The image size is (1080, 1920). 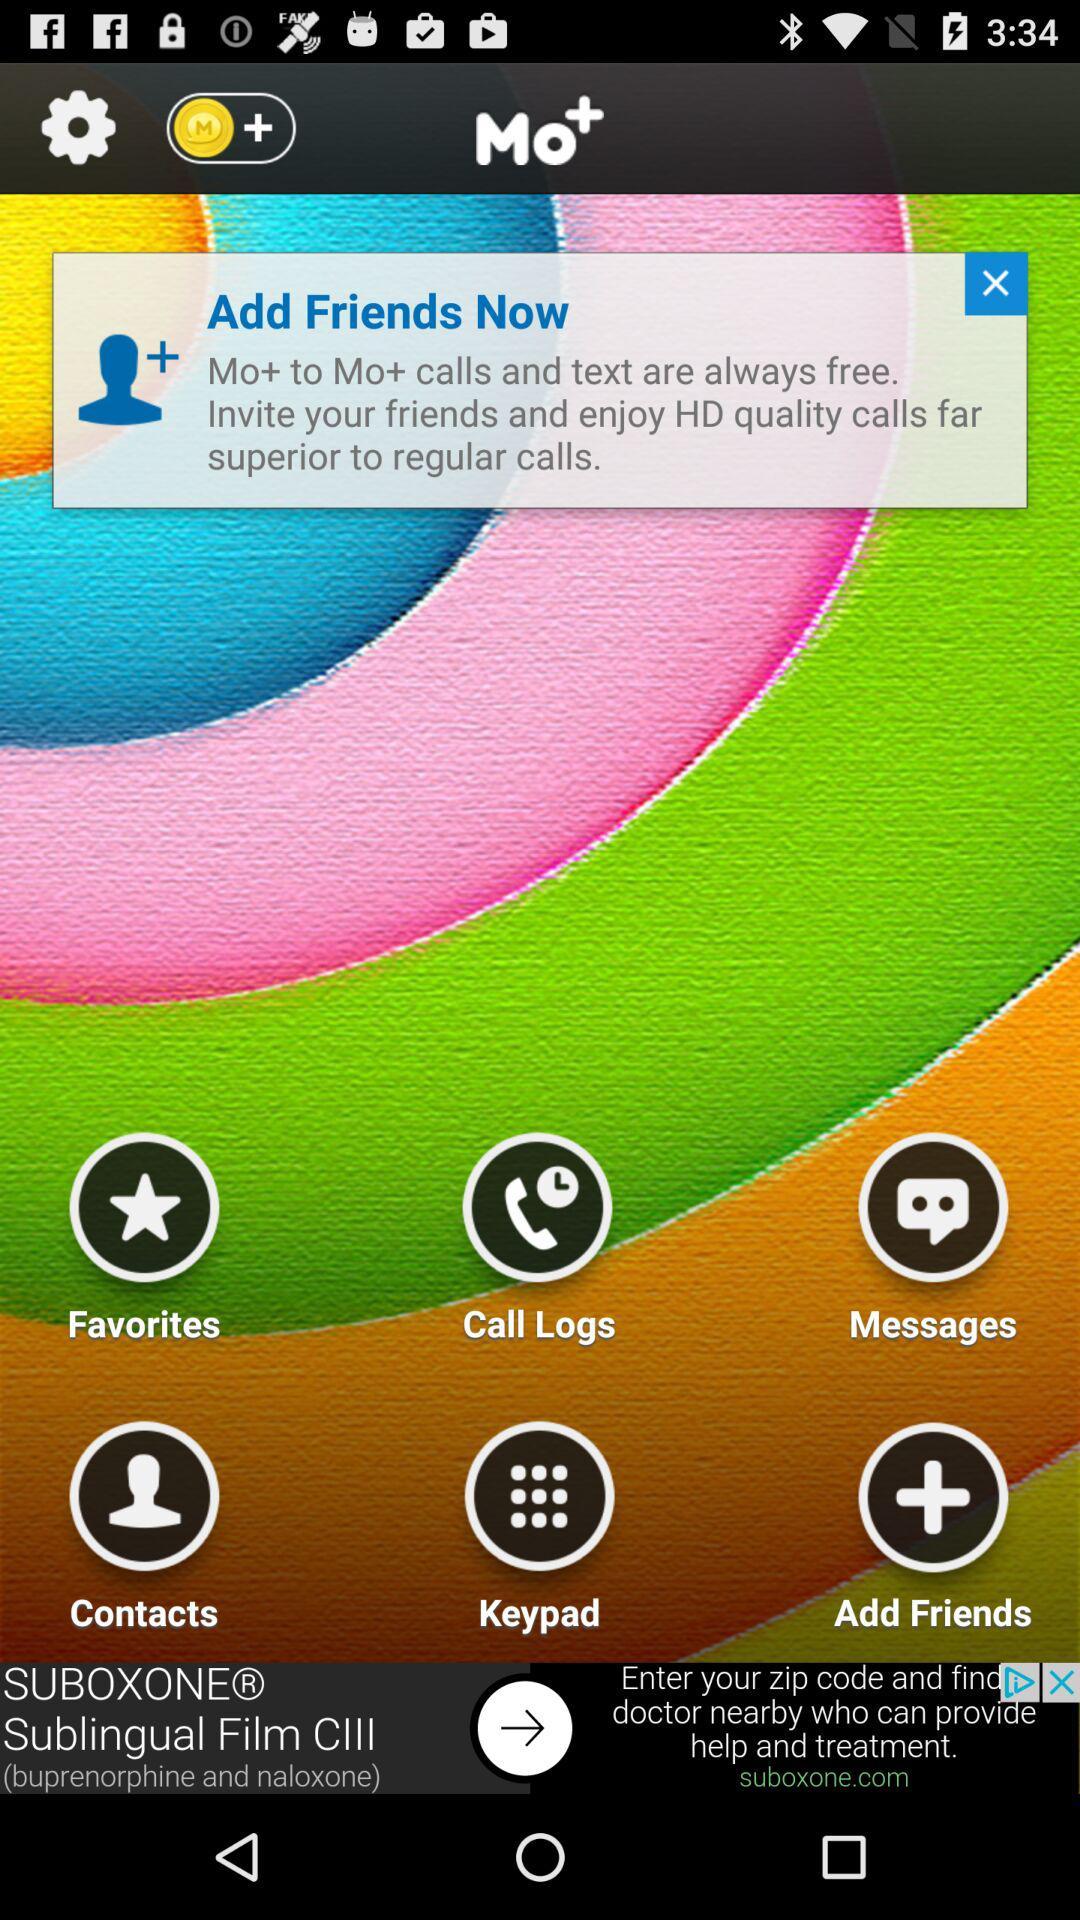 What do you see at coordinates (143, 1228) in the screenshot?
I see `open favorites` at bounding box center [143, 1228].